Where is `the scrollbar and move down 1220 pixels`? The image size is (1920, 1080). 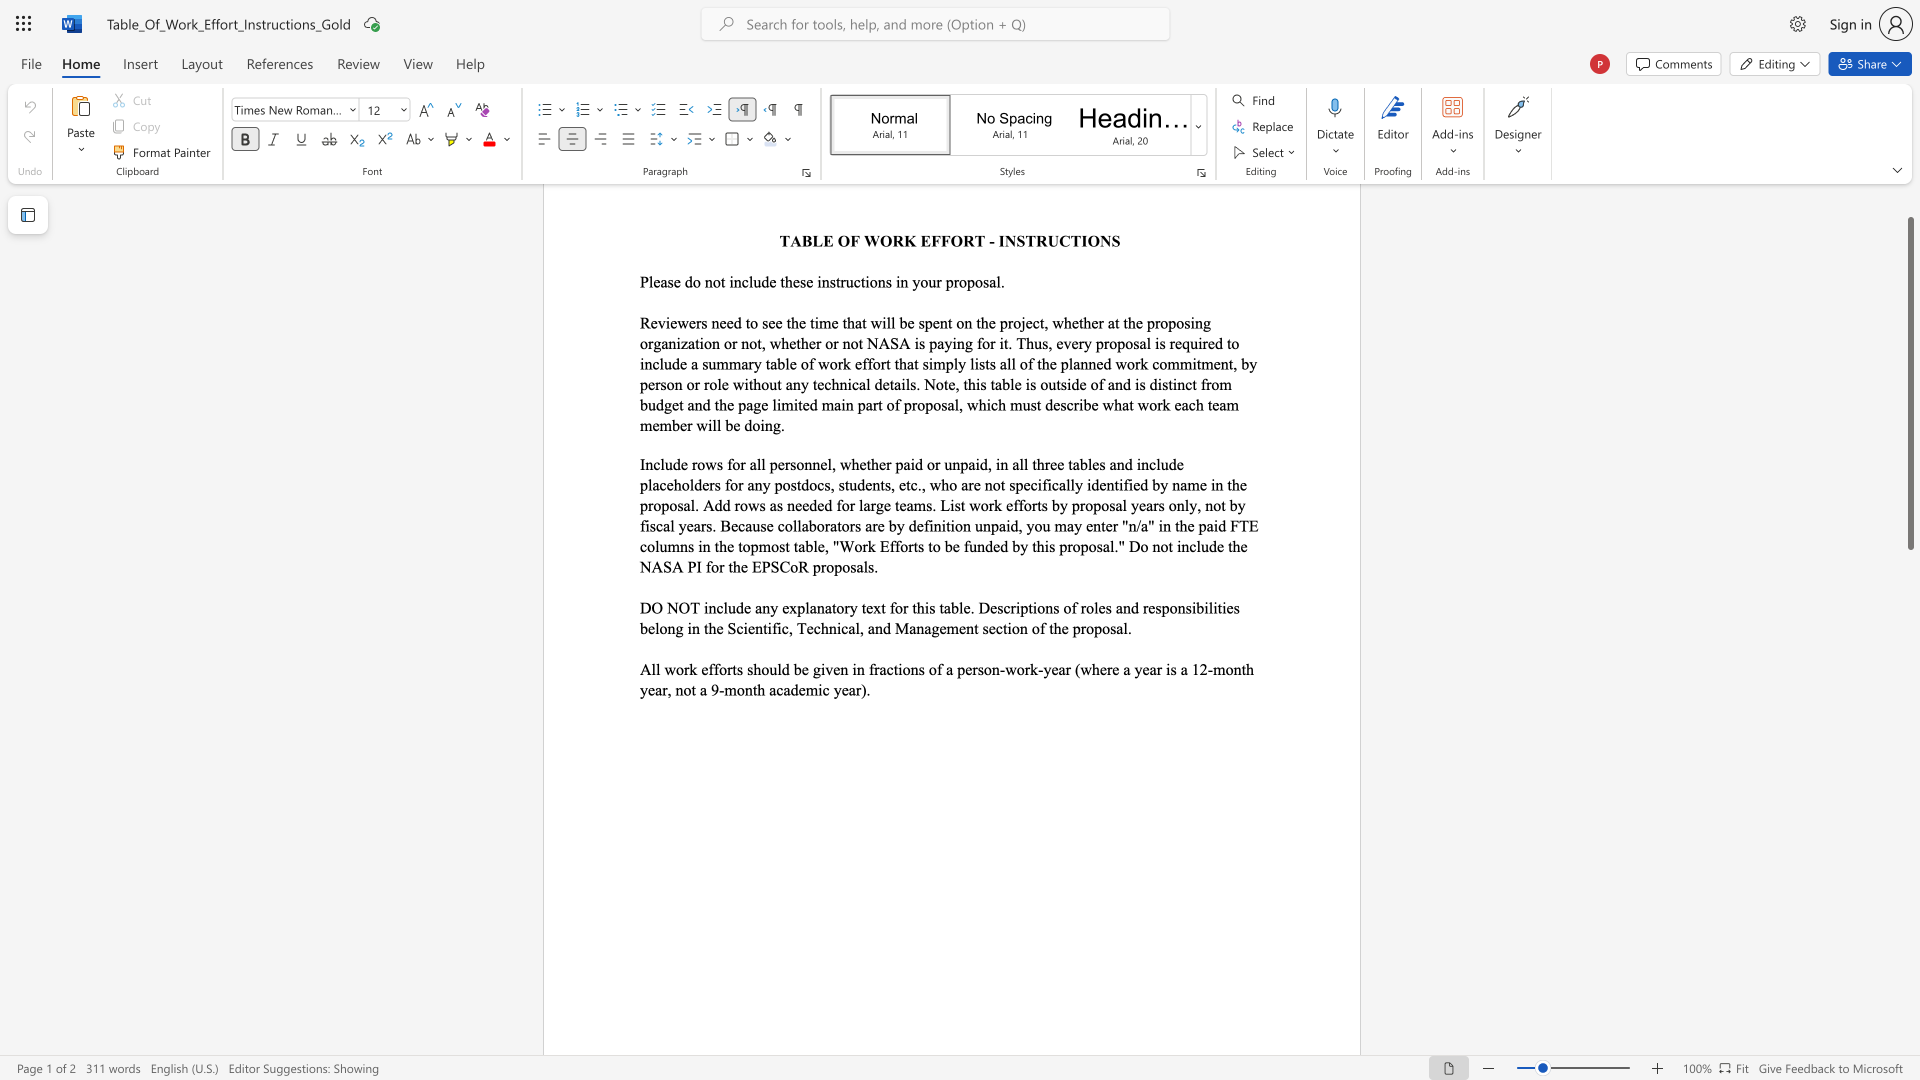
the scrollbar and move down 1220 pixels is located at coordinates (1909, 383).